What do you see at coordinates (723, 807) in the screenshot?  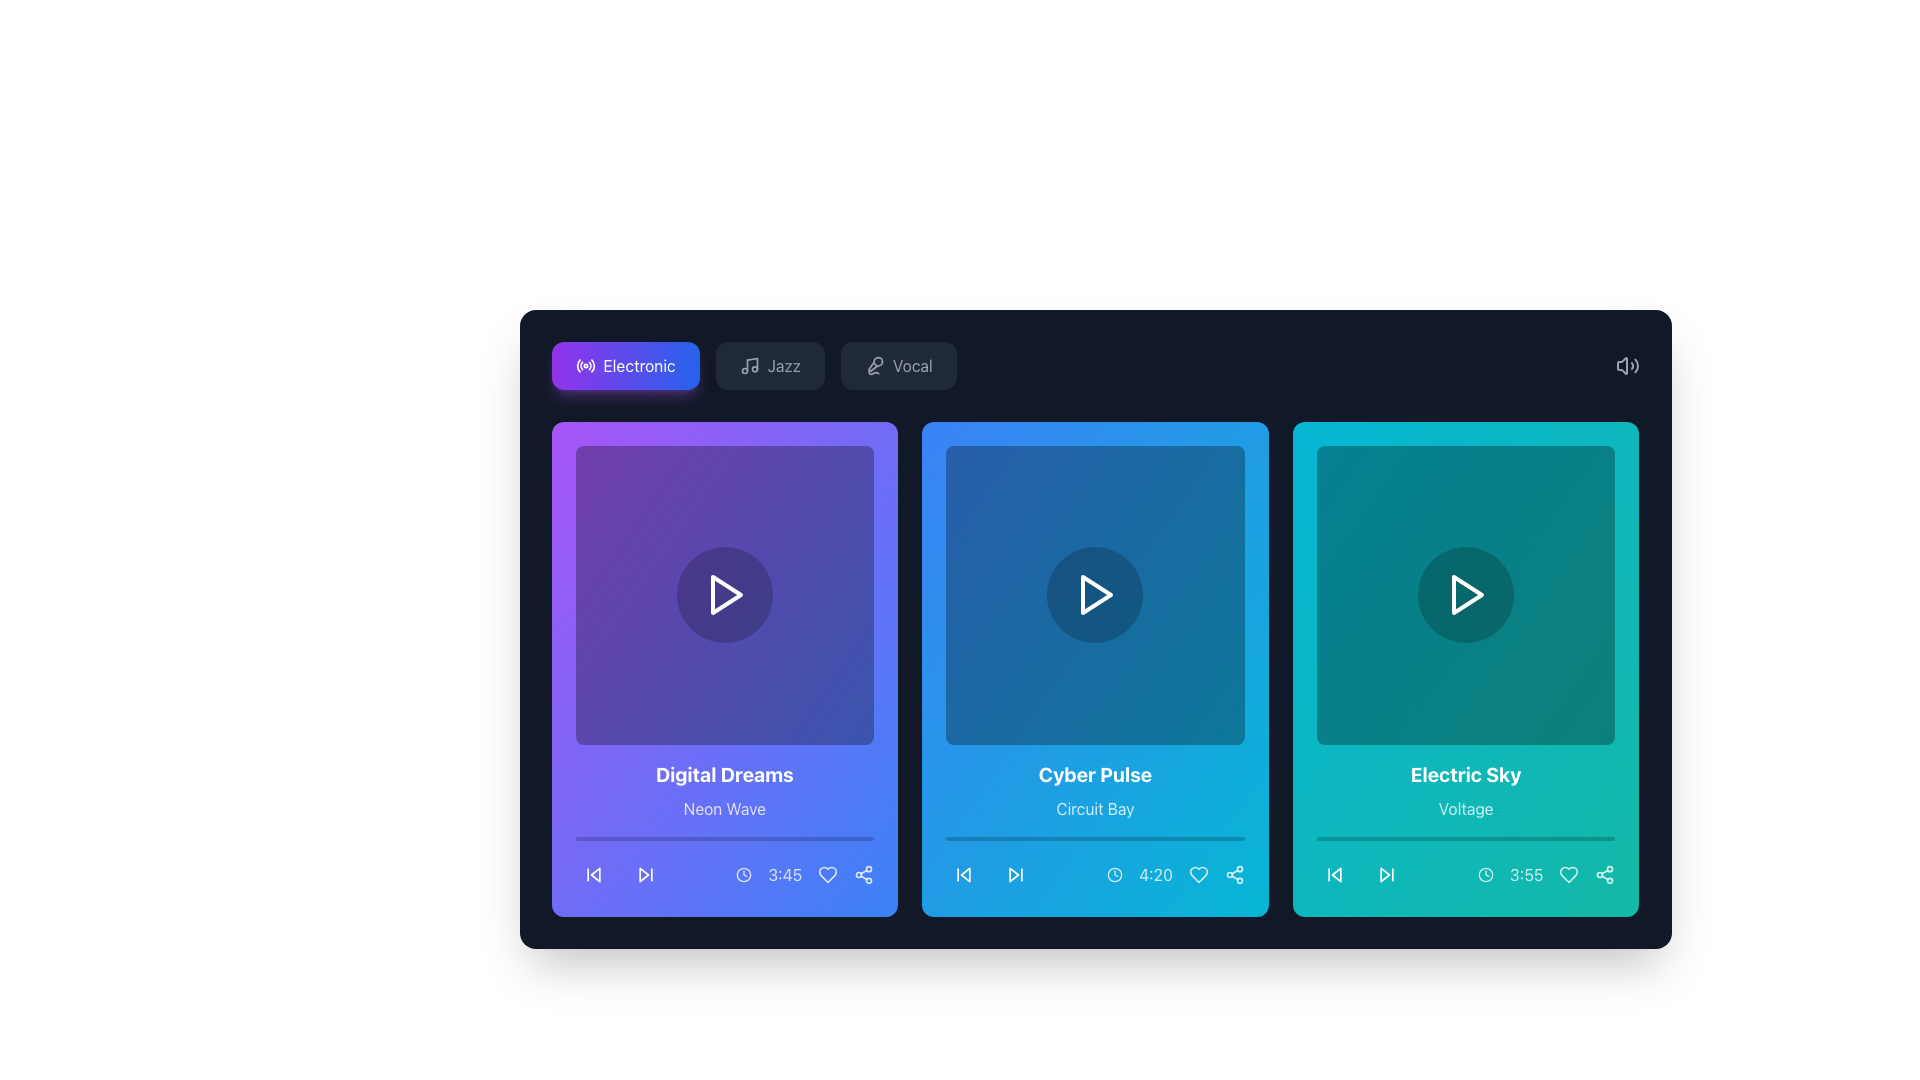 I see `the static label providing context to 'Digital Dreams', located below the 'Digital Dreams' title and above a horizontal divider line in the first card of the horizontally aligned cards` at bounding box center [723, 807].